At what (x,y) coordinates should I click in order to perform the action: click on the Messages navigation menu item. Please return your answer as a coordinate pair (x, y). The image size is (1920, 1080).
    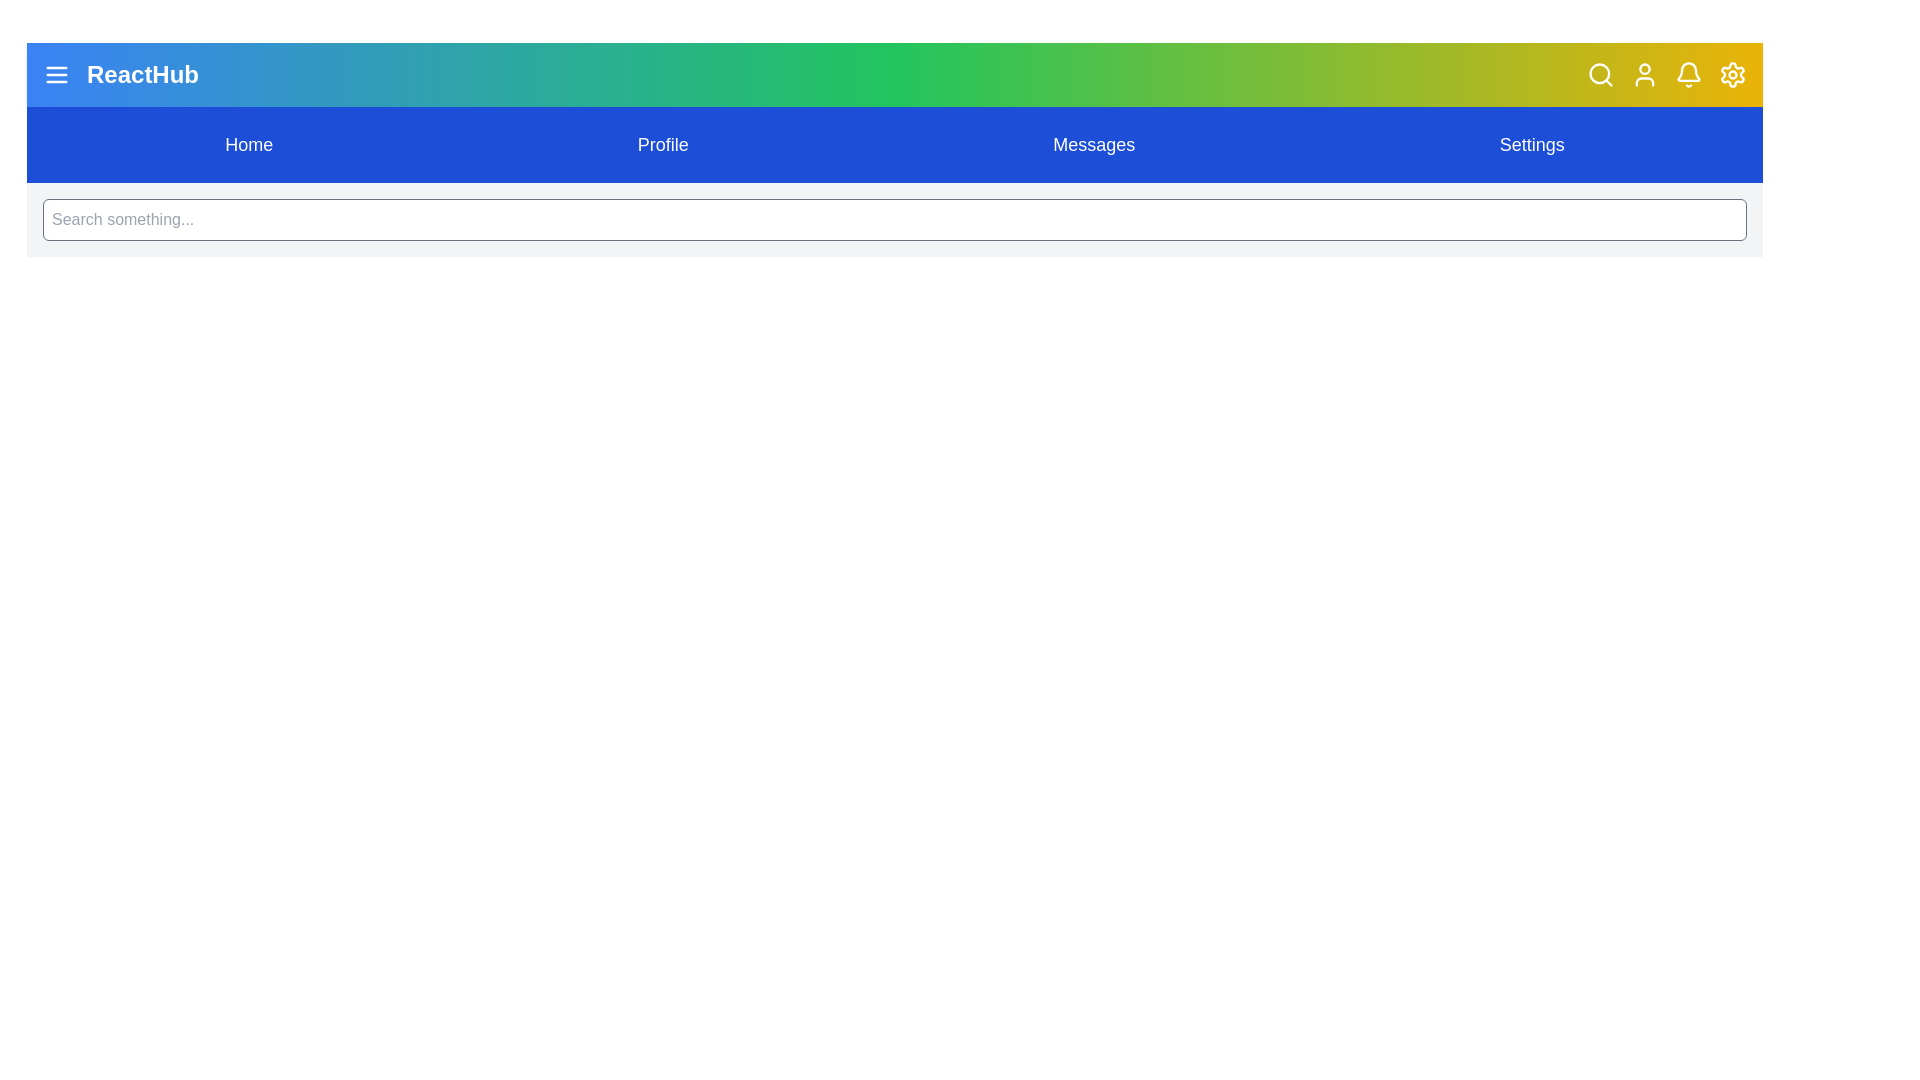
    Looking at the image, I should click on (1093, 144).